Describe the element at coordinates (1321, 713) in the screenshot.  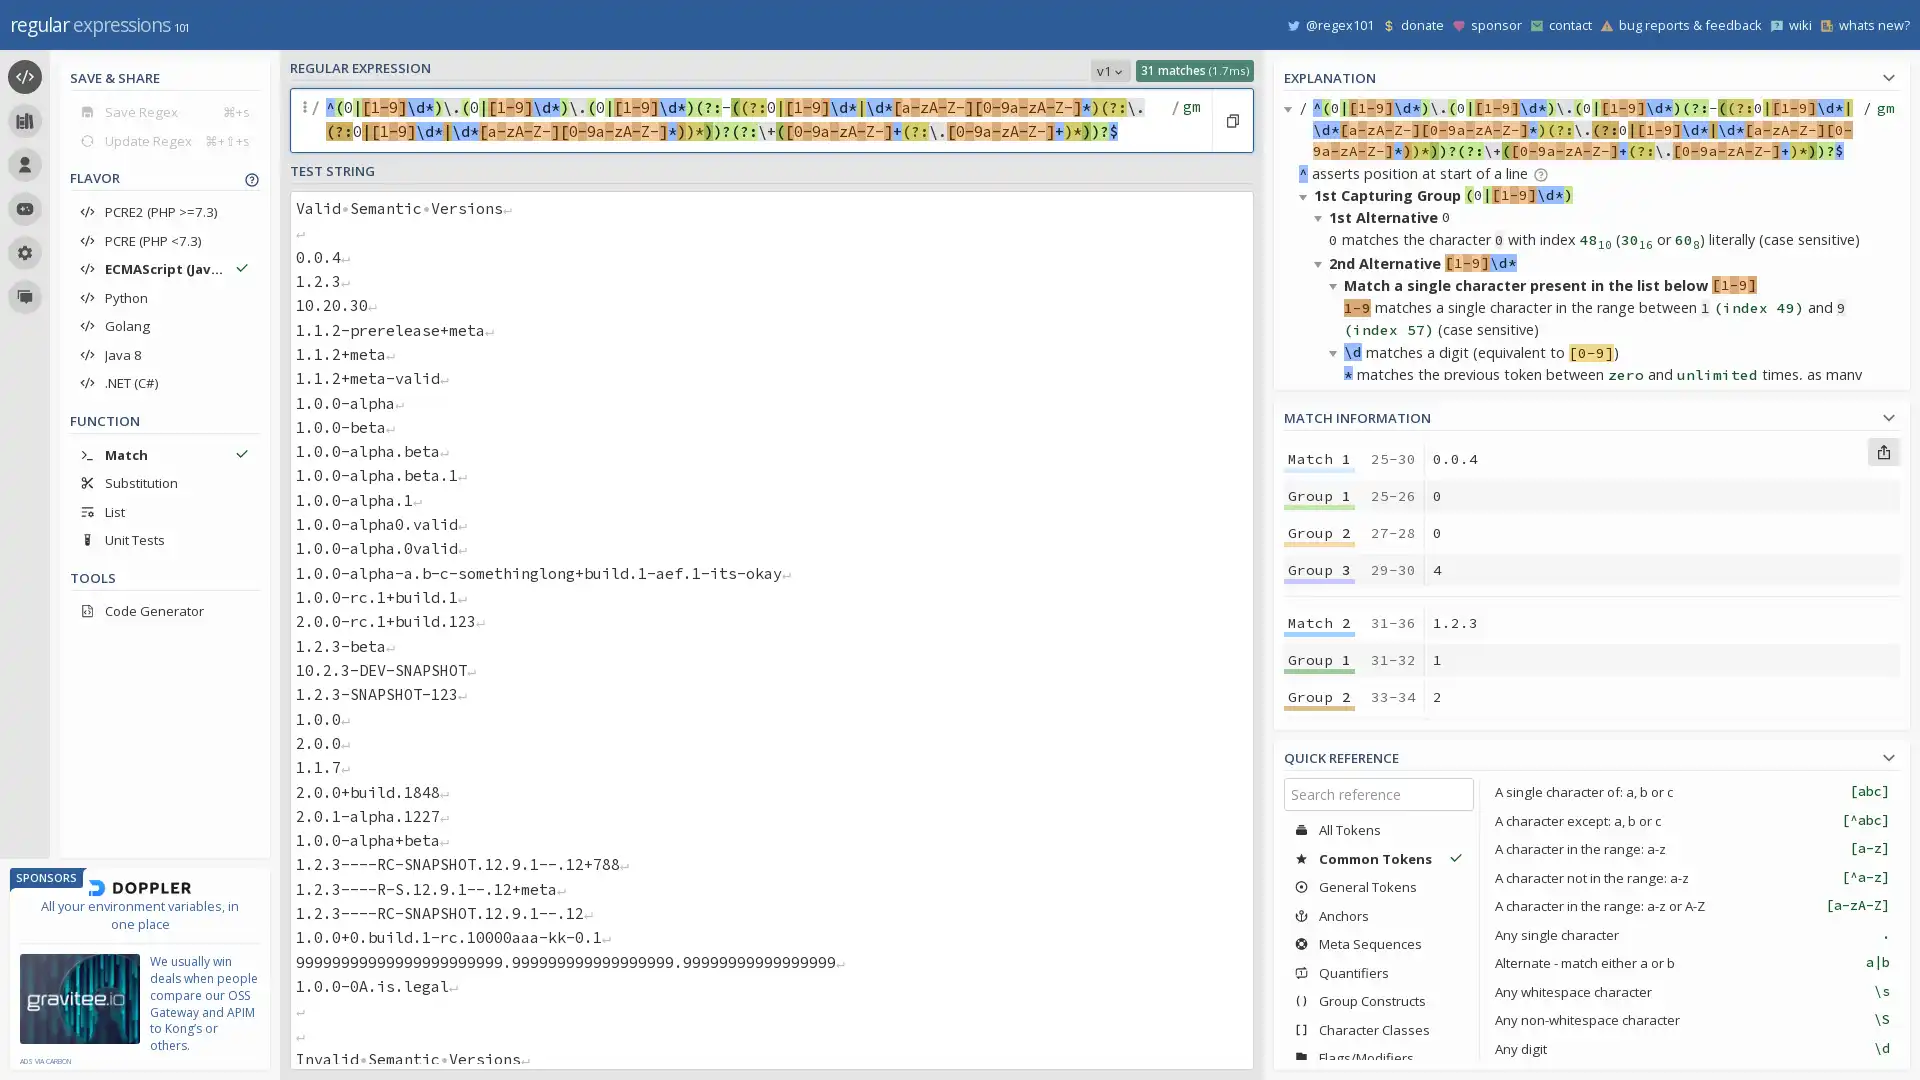
I see `Collapse Subtree` at that location.